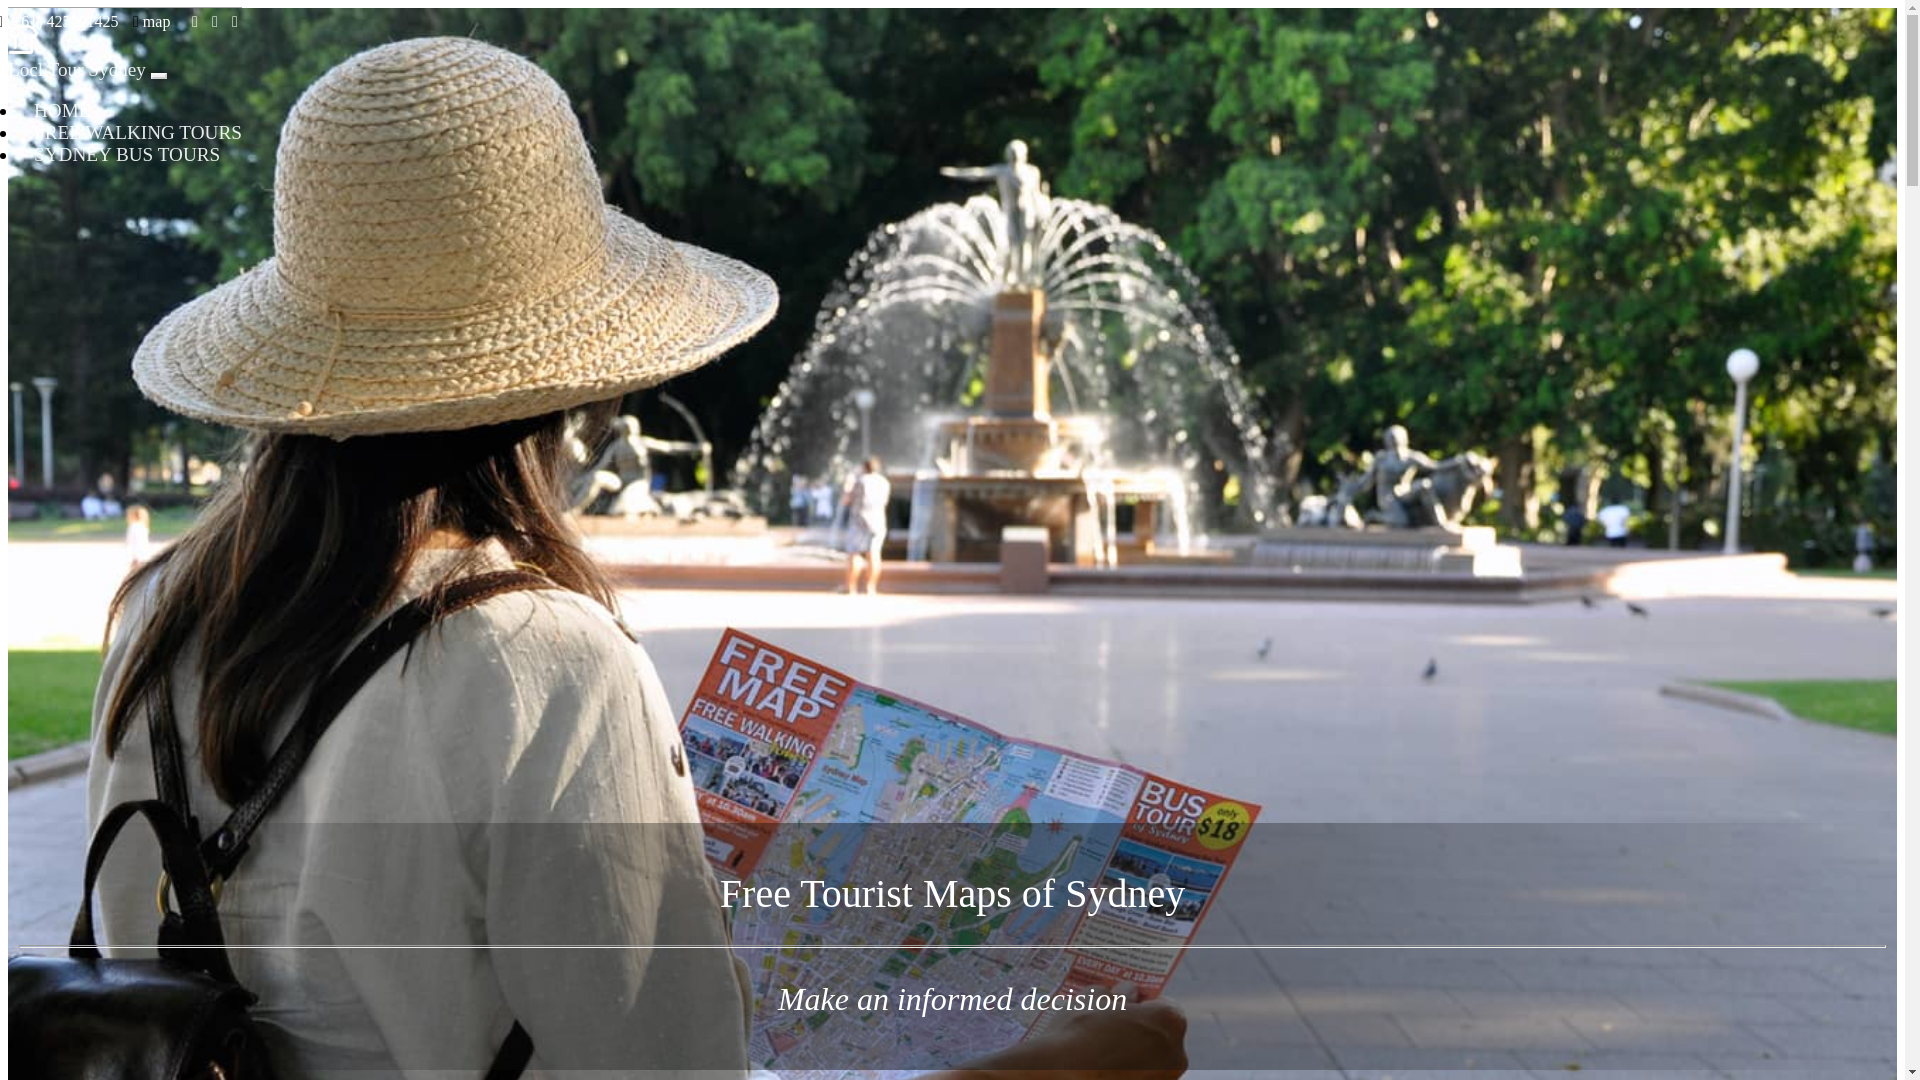 The height and width of the screenshot is (1080, 1920). What do you see at coordinates (8, 68) in the screenshot?
I see `'Locl Tour Sydney'` at bounding box center [8, 68].